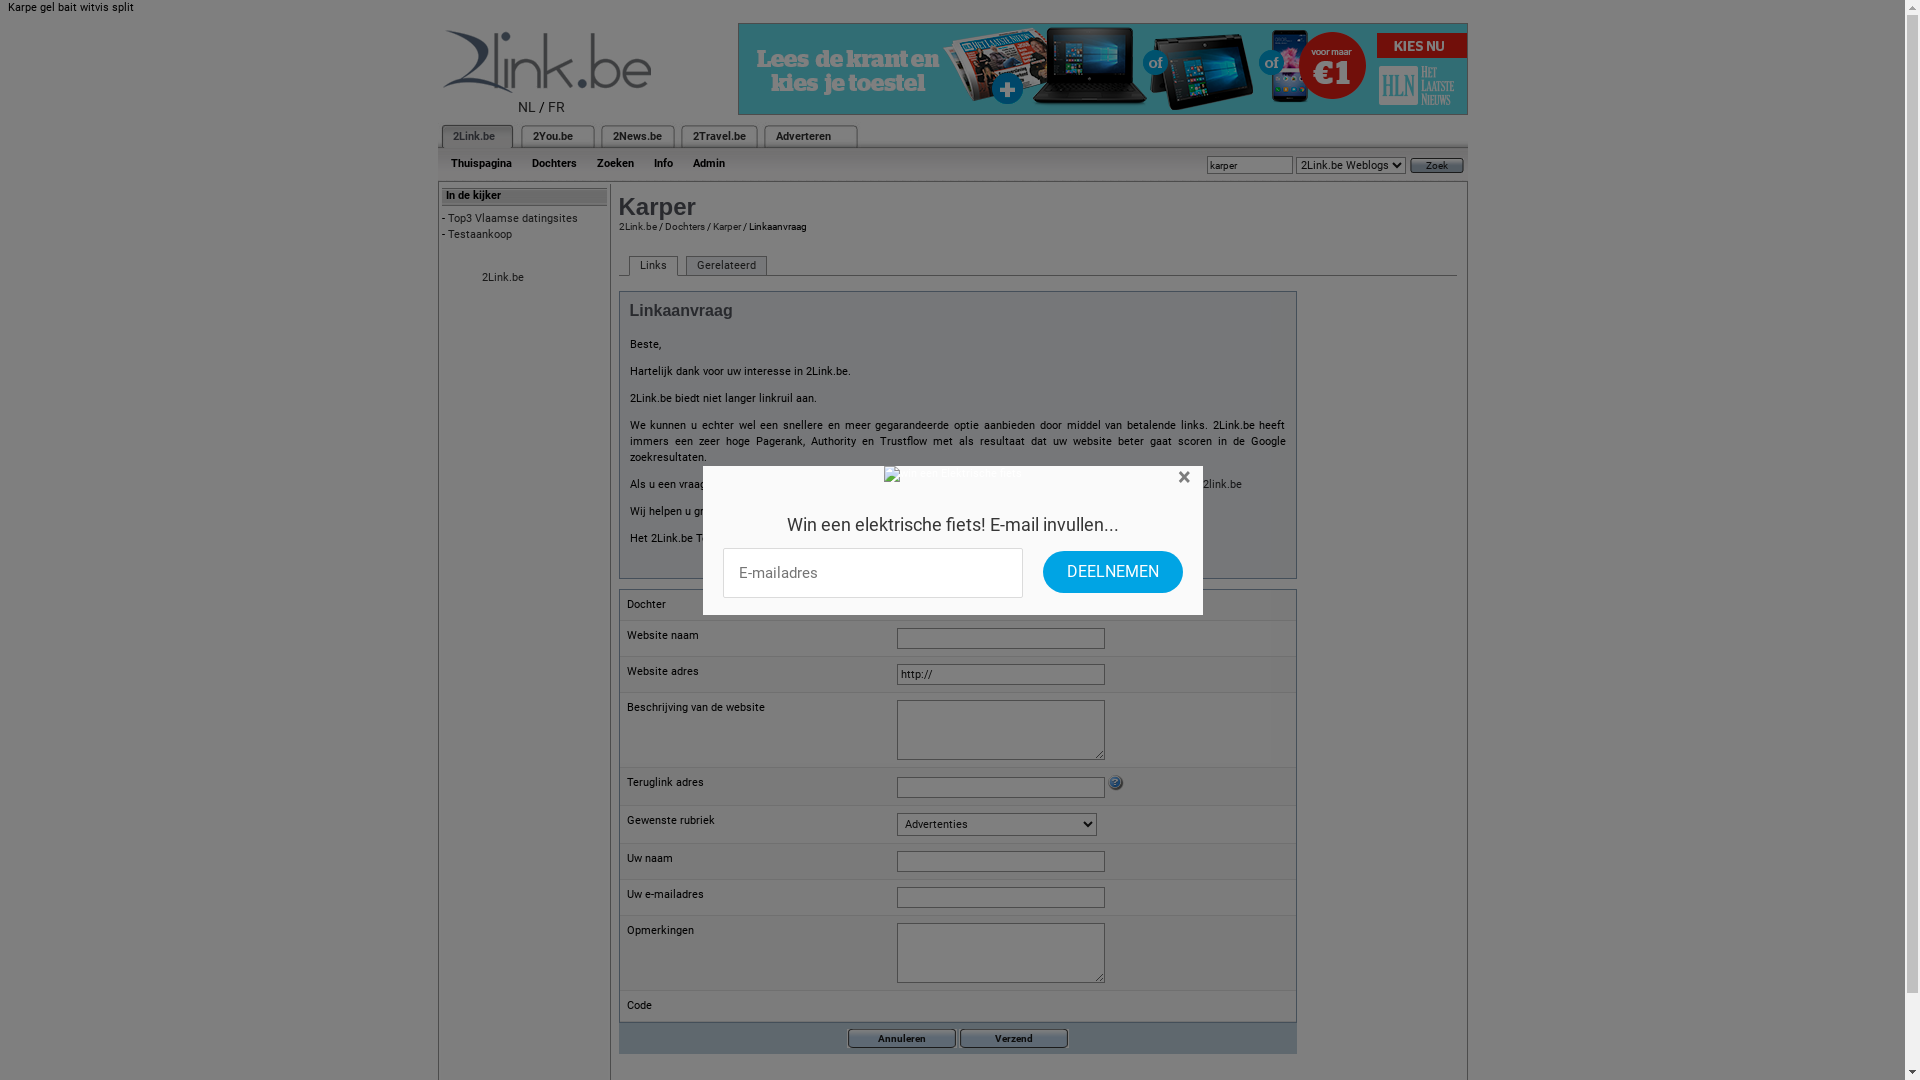 The width and height of the screenshot is (1920, 1080). I want to click on 'Dochters', so click(683, 225).